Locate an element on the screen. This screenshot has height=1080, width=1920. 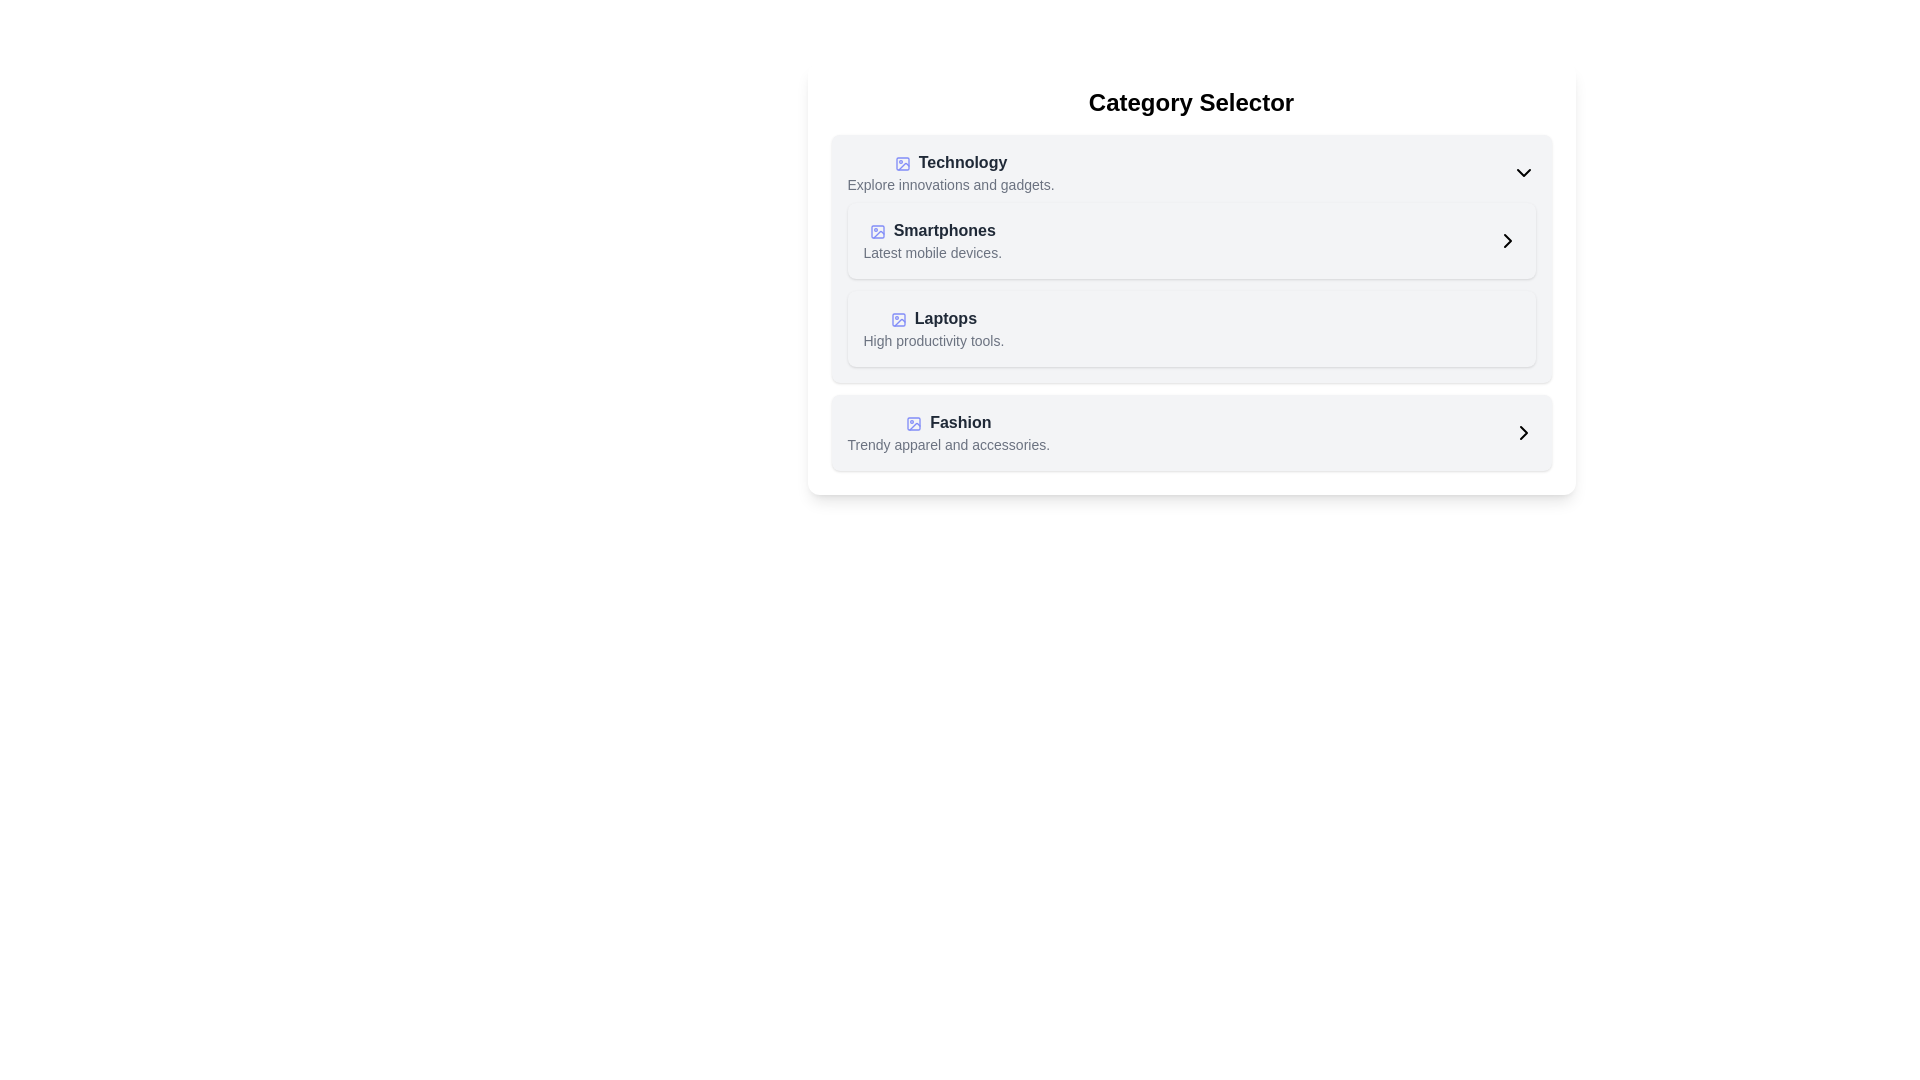
the 'Fashion' text label, which is styled with a bold and dark gray font and located in the category card beneath the 'Laptops' category is located at coordinates (960, 421).